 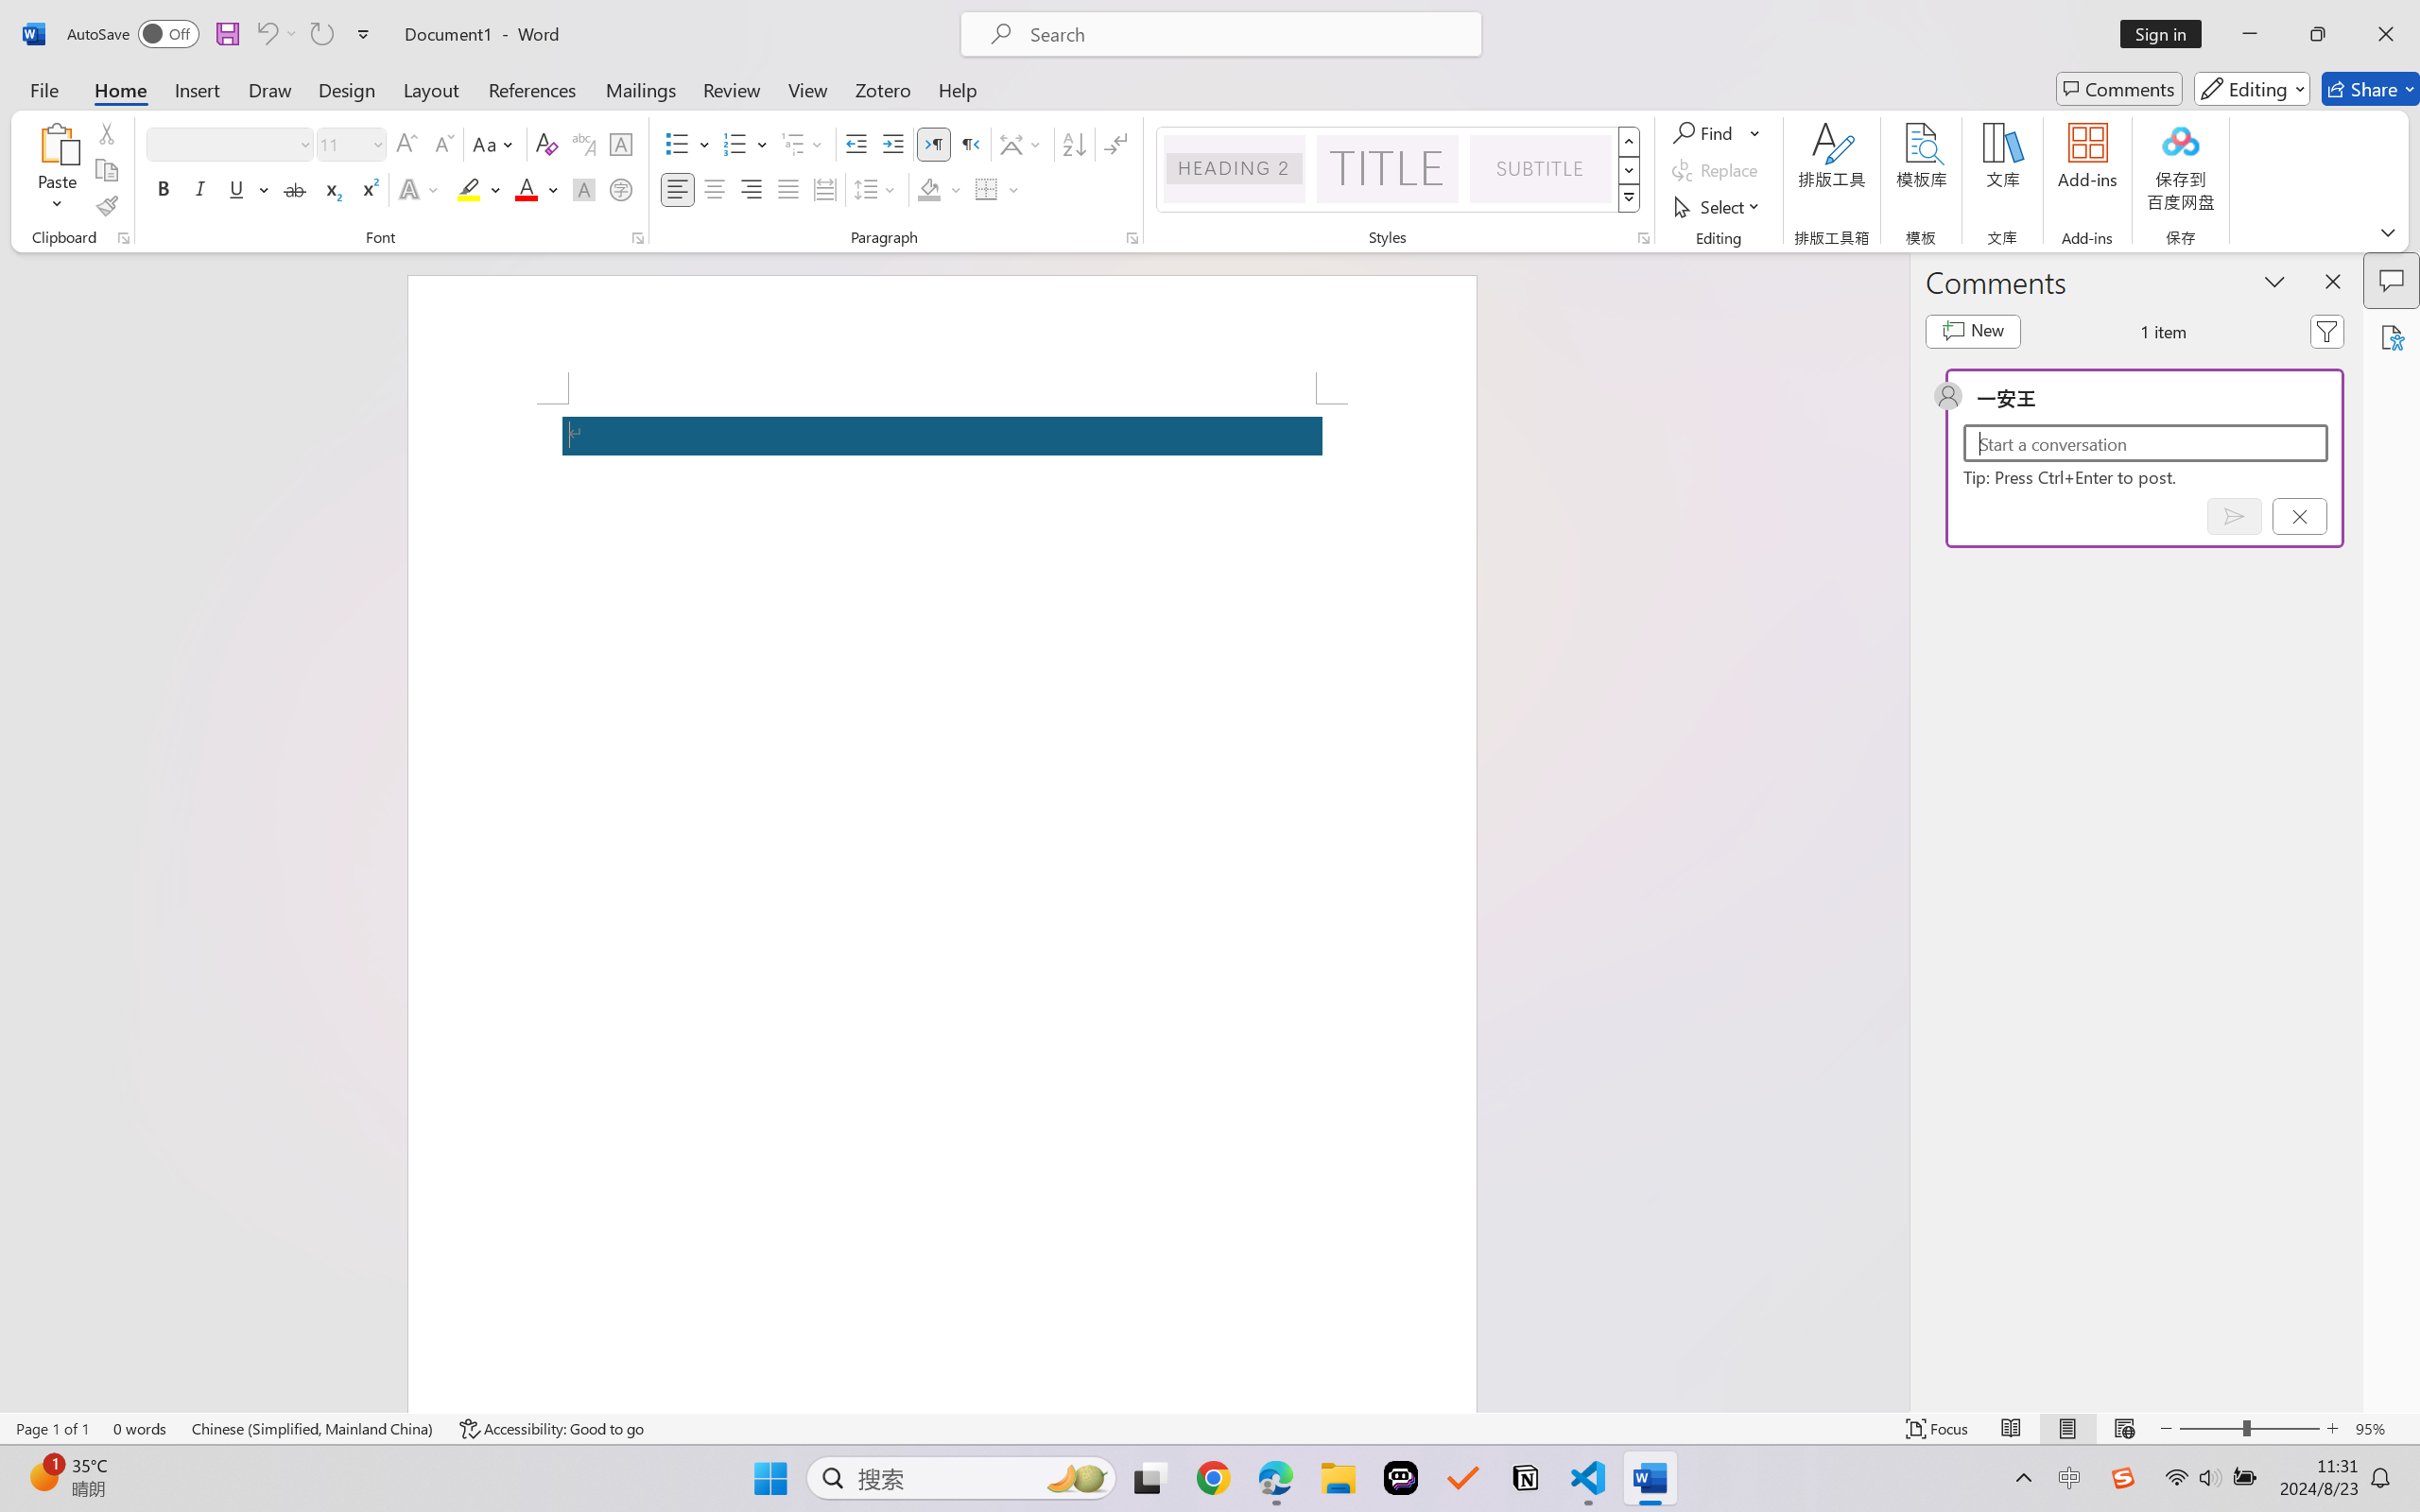 I want to click on 'Language Chinese (Simplified, Mainland China)', so click(x=313, y=1428).